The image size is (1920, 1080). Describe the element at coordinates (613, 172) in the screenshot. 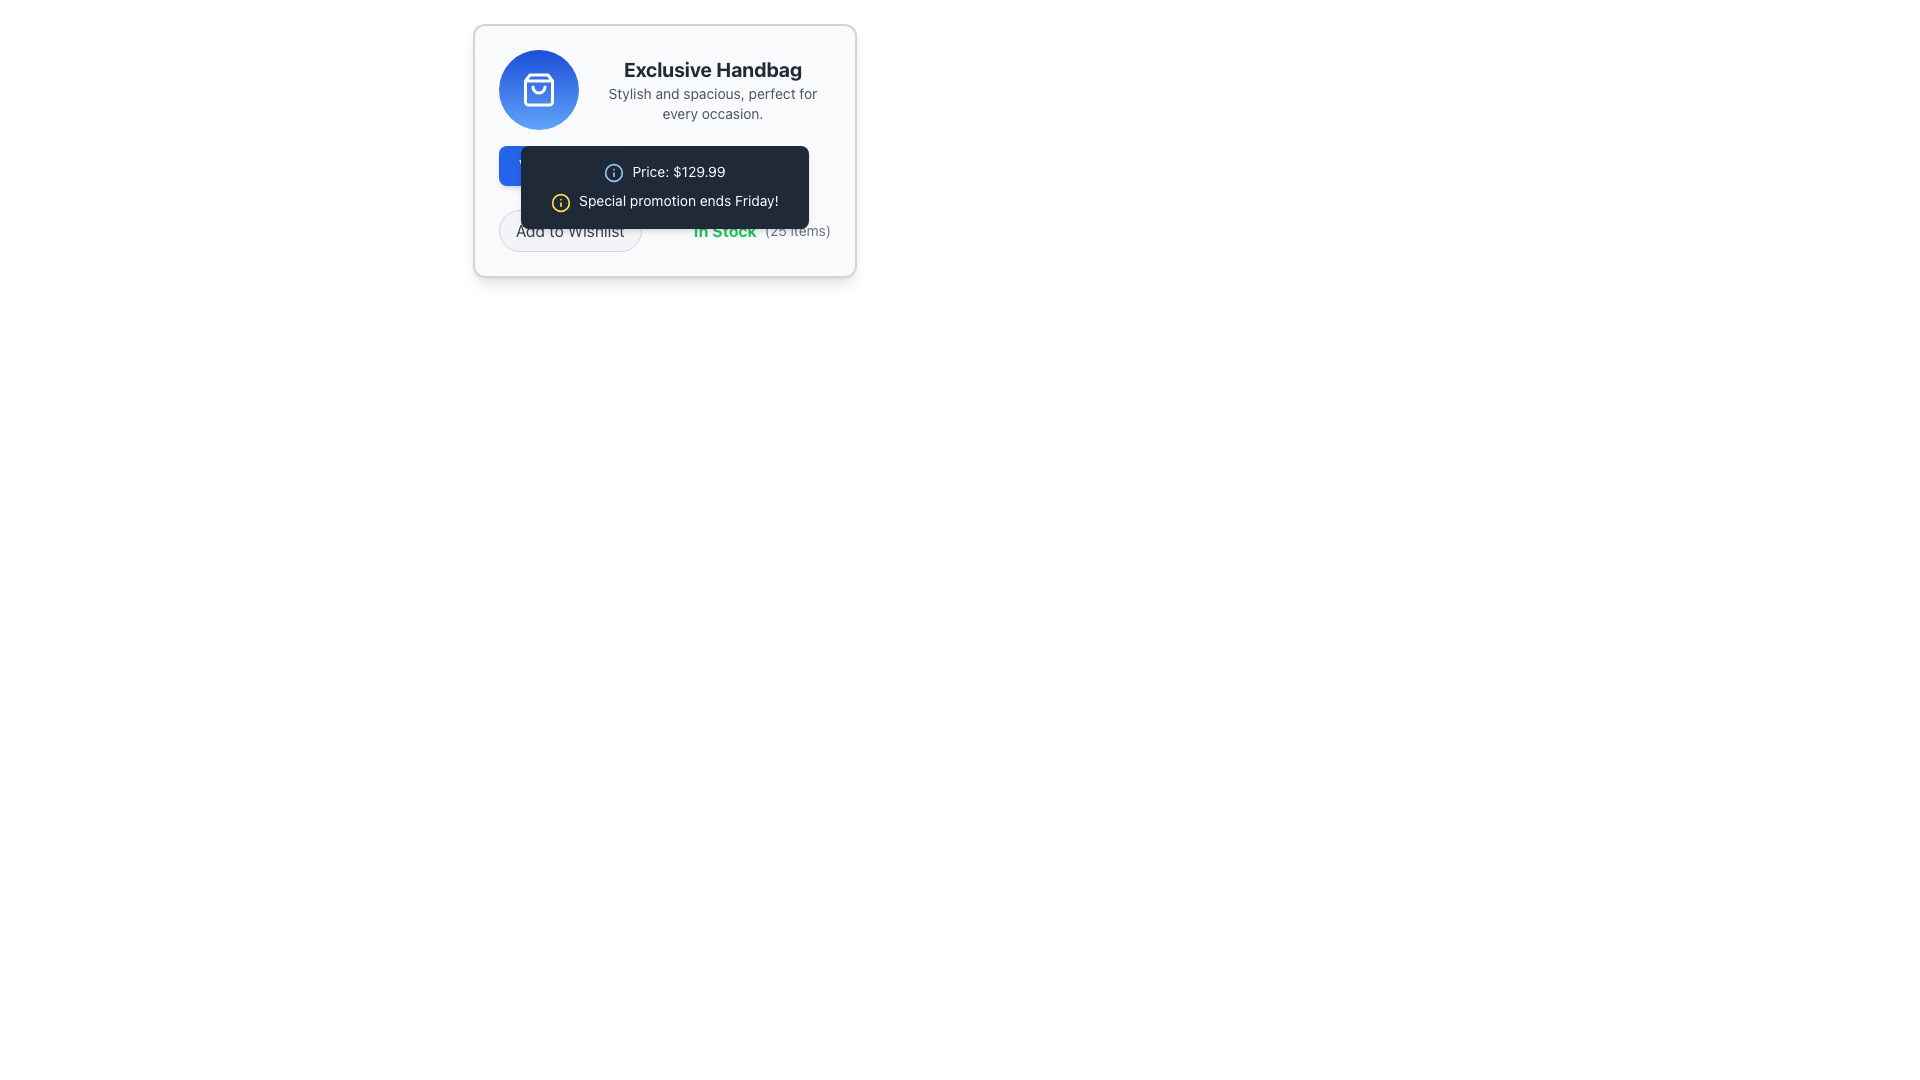

I see `the decorative informational icon, which is a circular design with a blue outline and a centrally placed dot, located to the left of the text 'Price: $129.99'` at that location.